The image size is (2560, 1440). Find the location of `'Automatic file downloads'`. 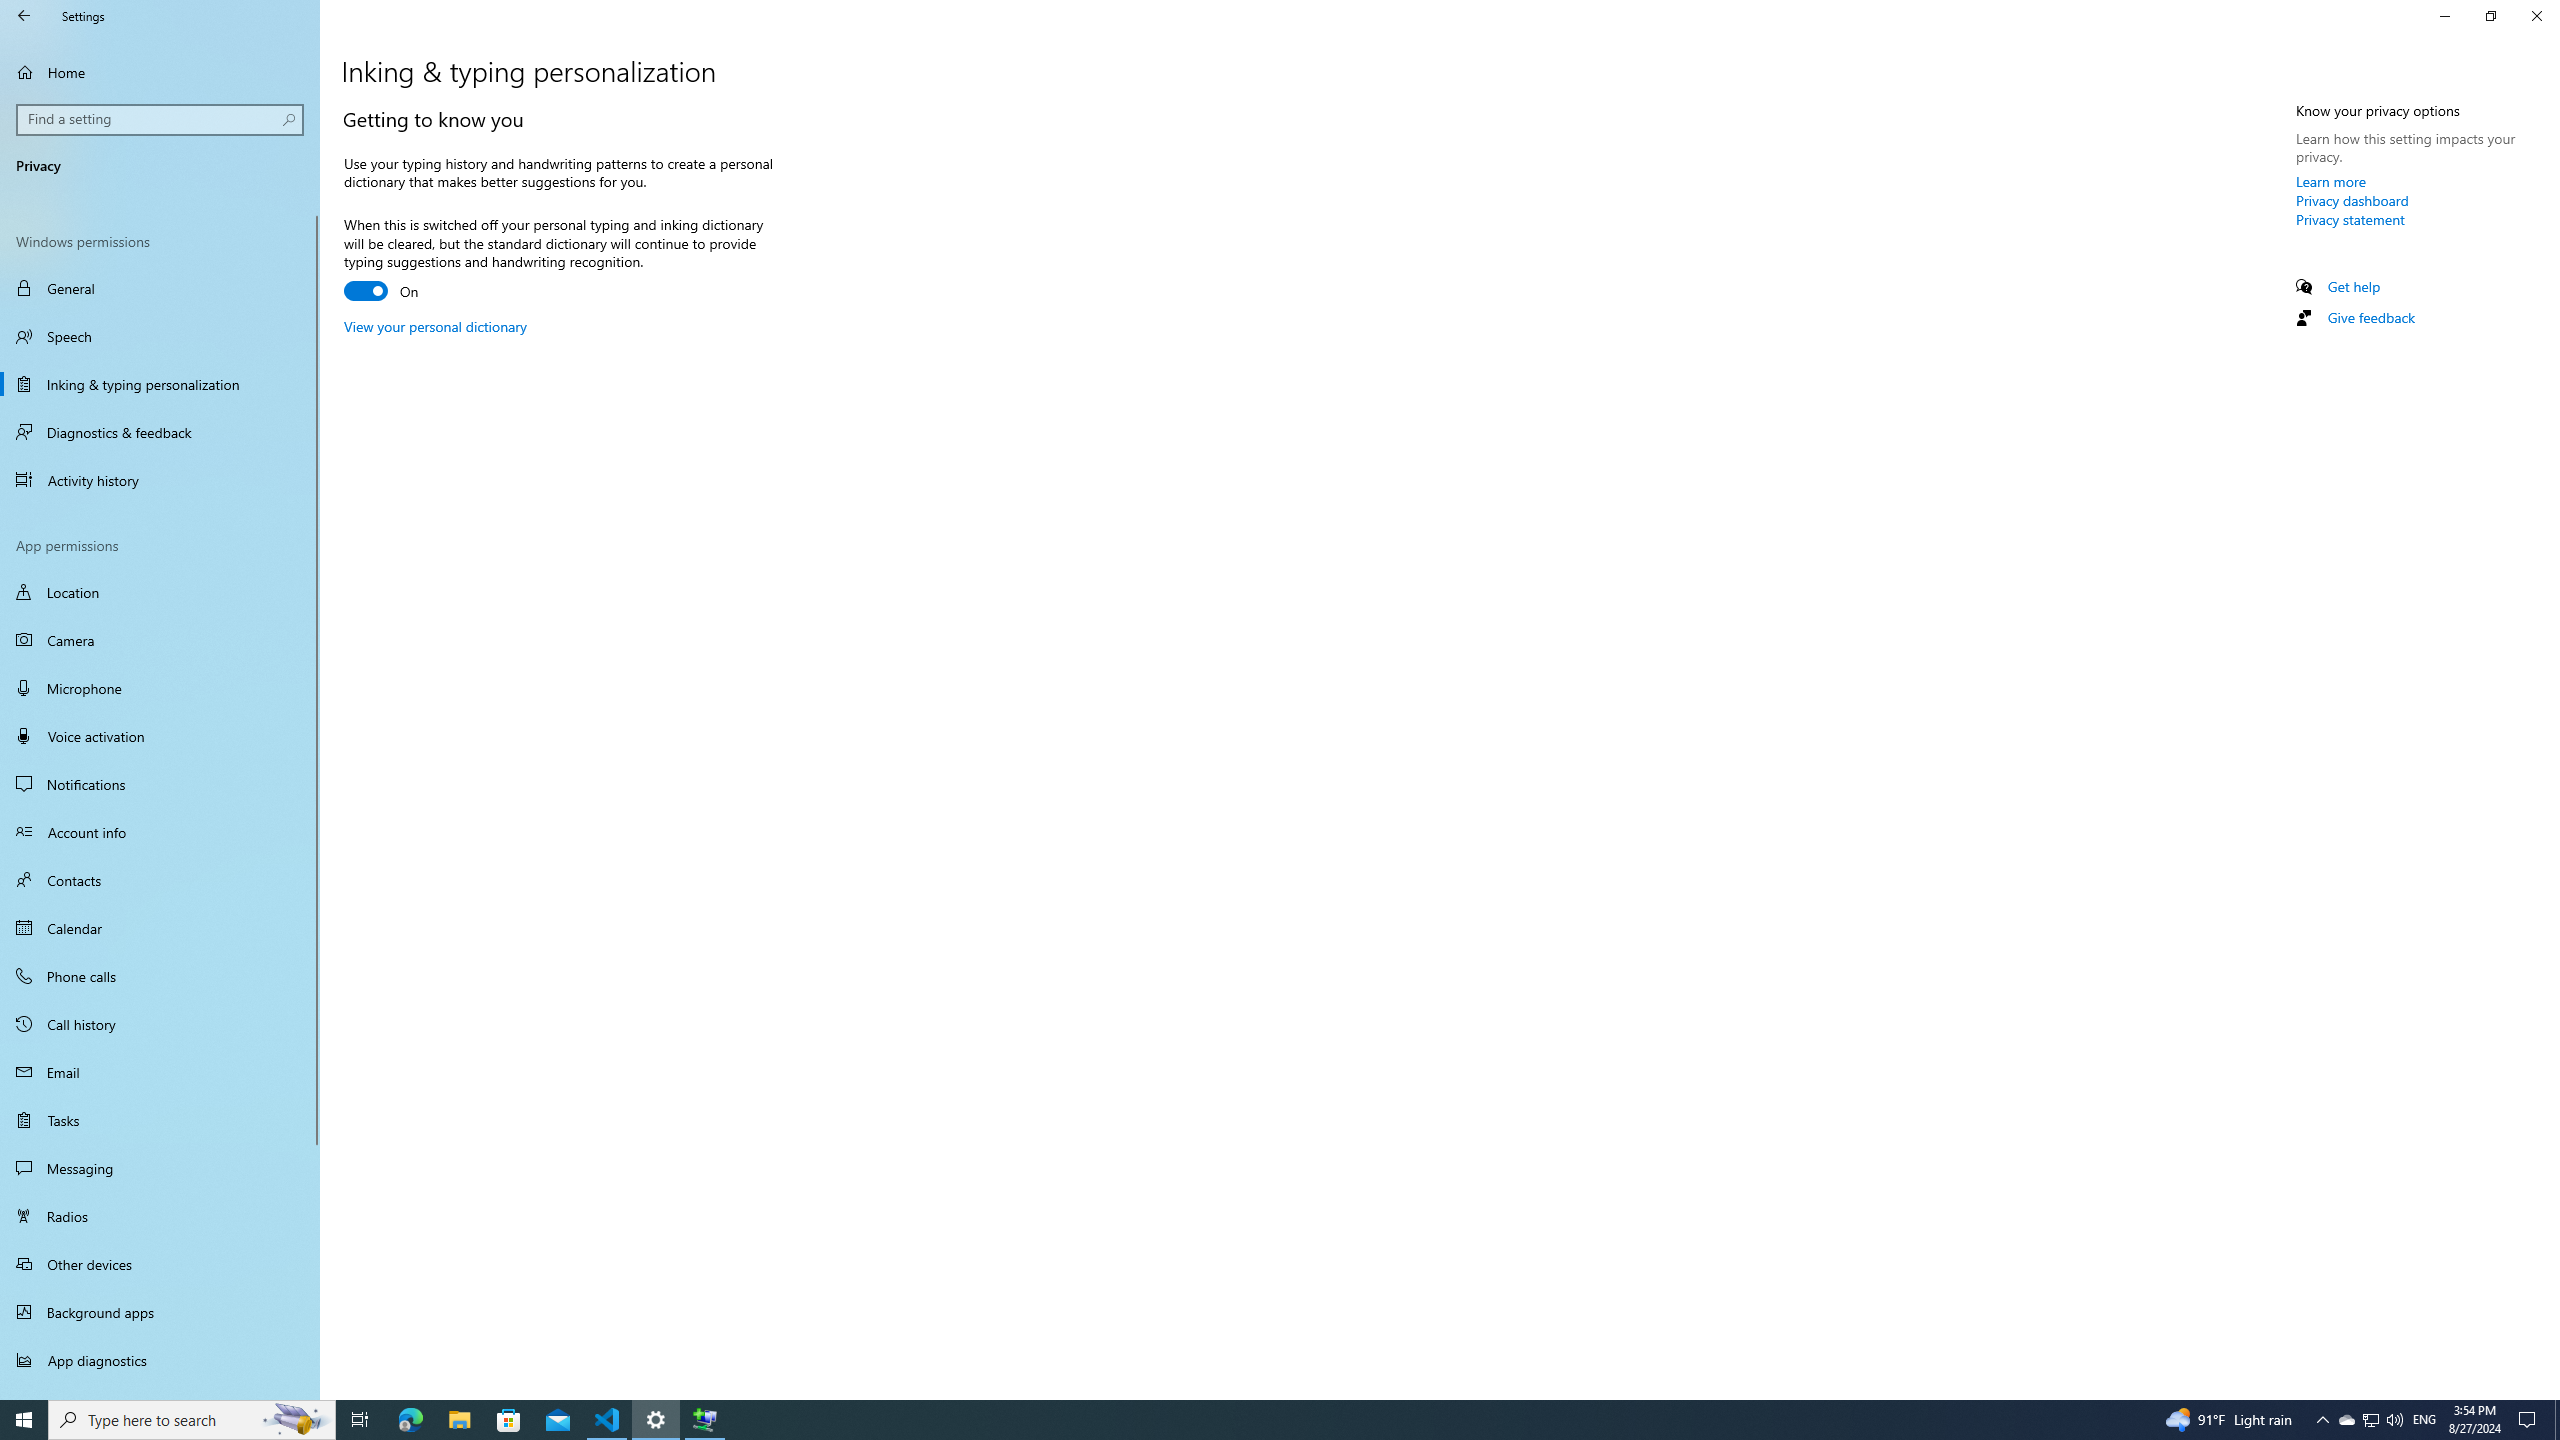

'Automatic file downloads' is located at coordinates (159, 1390).